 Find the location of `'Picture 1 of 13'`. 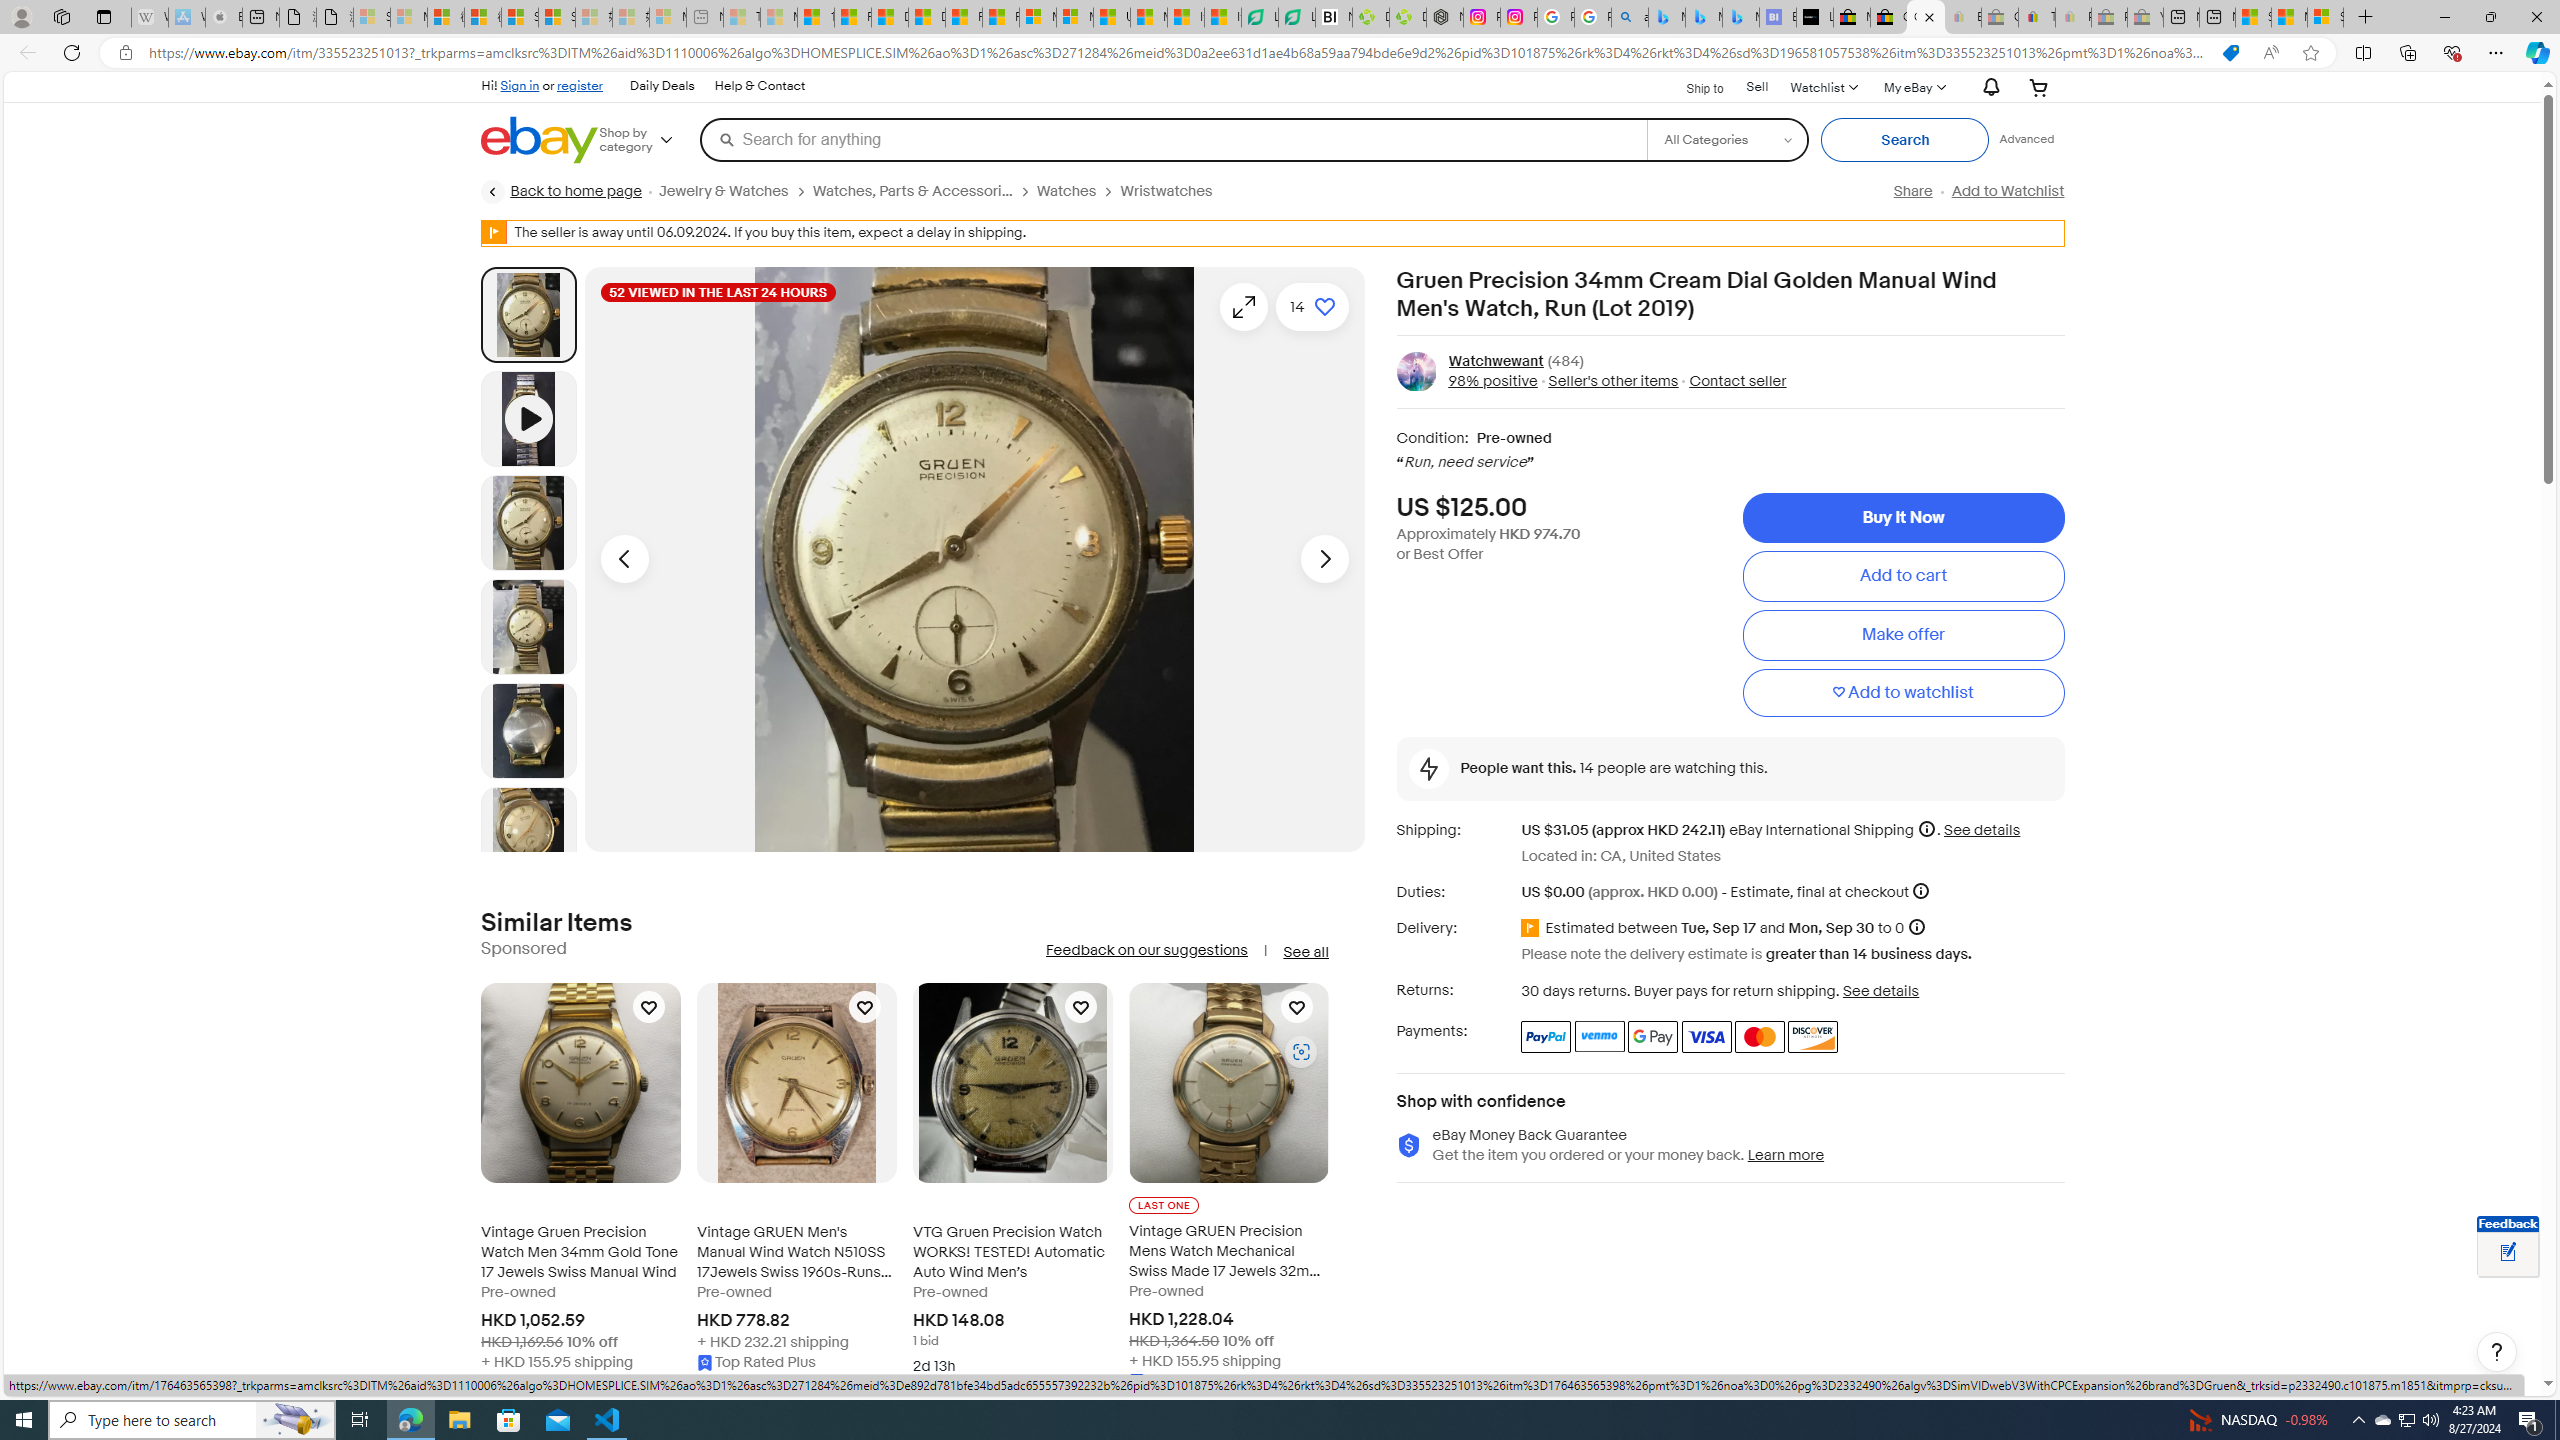

'Picture 1 of 13' is located at coordinates (527, 314).